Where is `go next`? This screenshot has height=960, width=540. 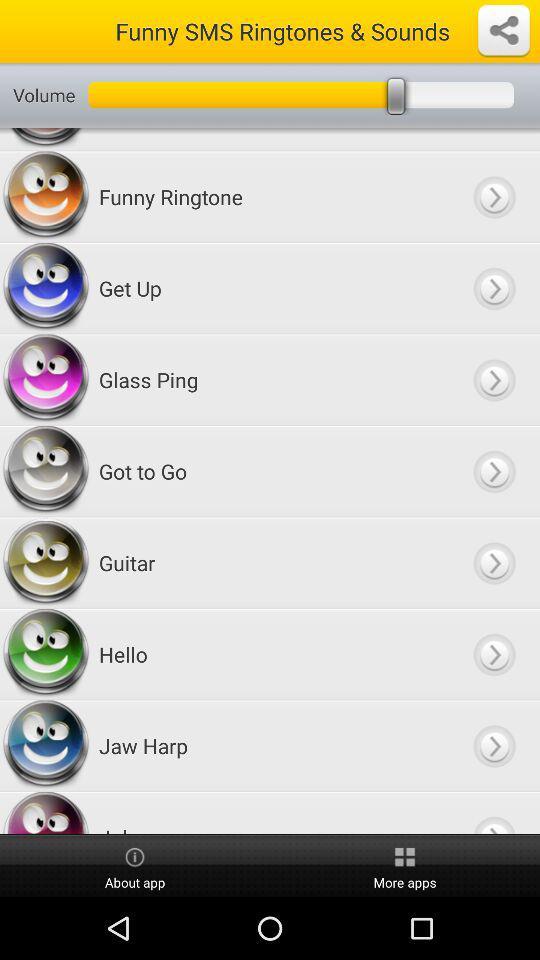
go next is located at coordinates (493, 471).